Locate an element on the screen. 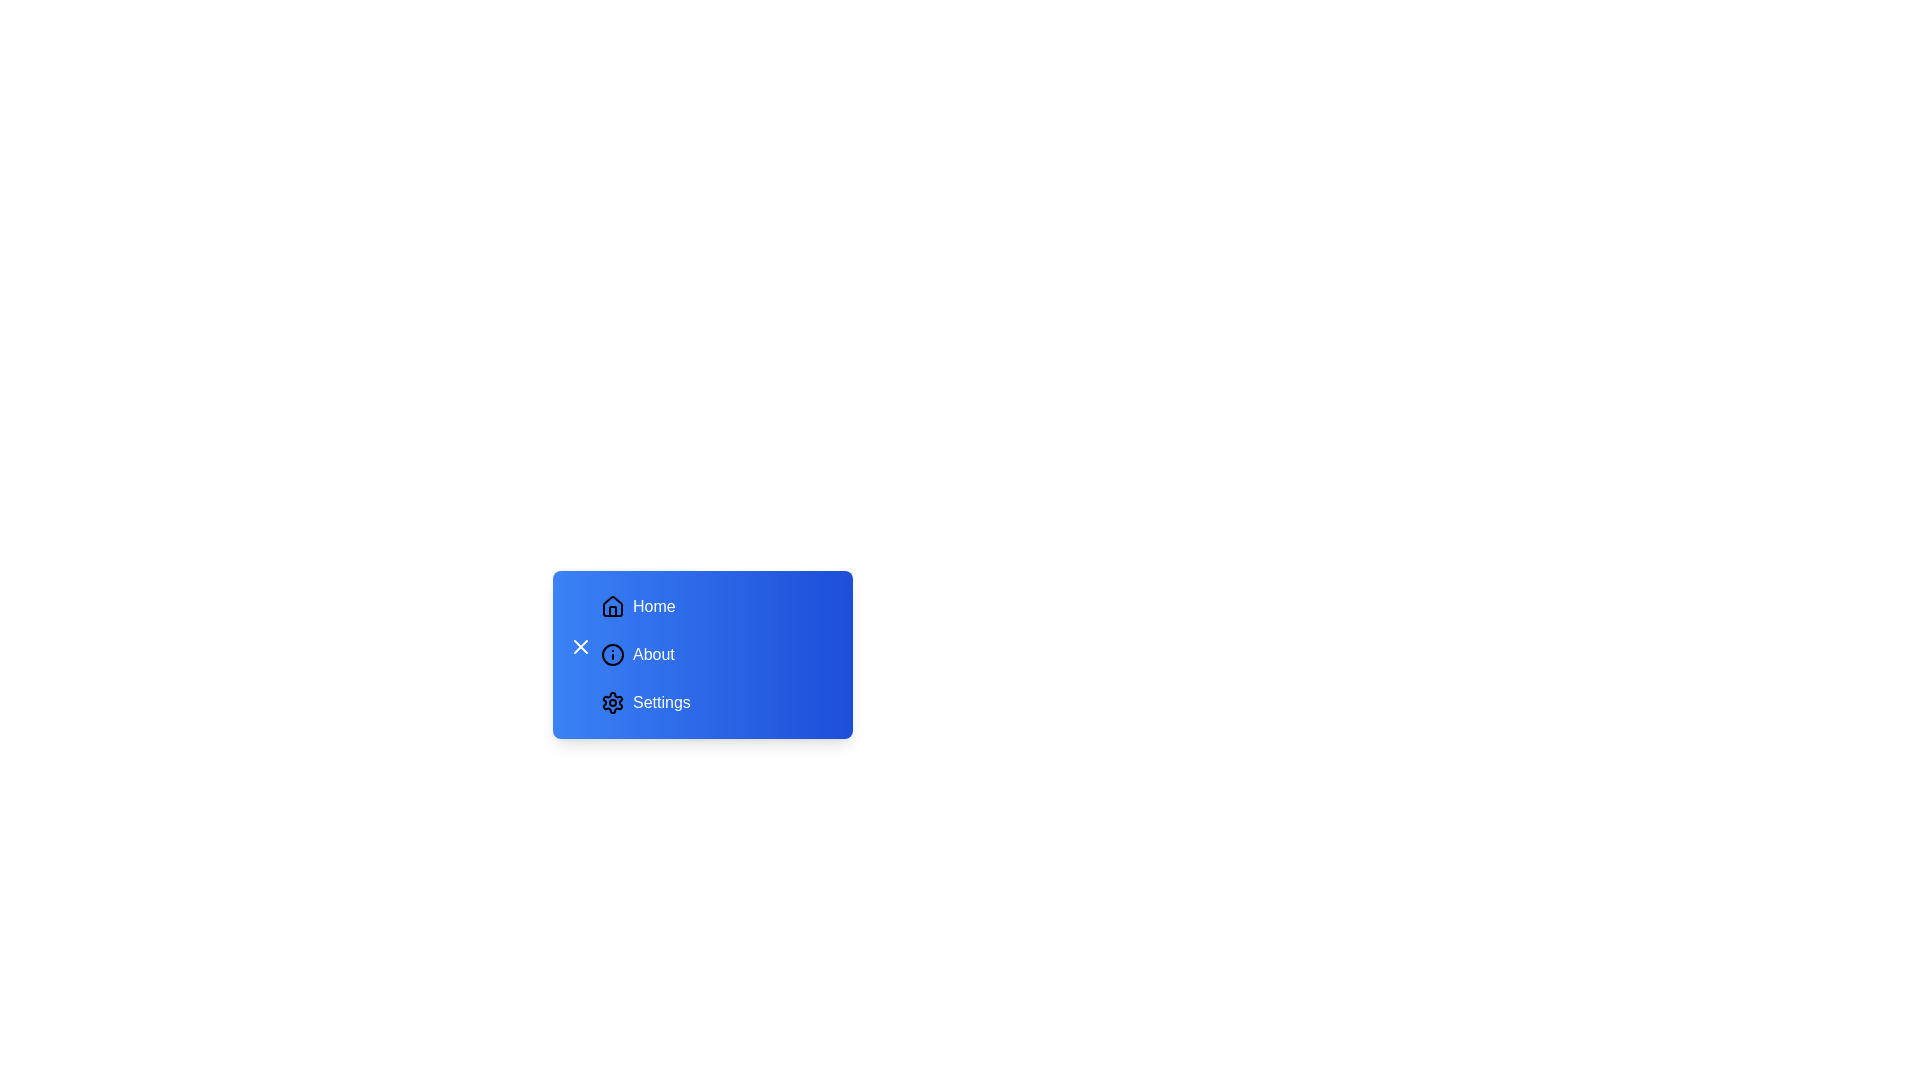 The height and width of the screenshot is (1080, 1920). the menu item Home to trigger its hover effect is located at coordinates (715, 605).